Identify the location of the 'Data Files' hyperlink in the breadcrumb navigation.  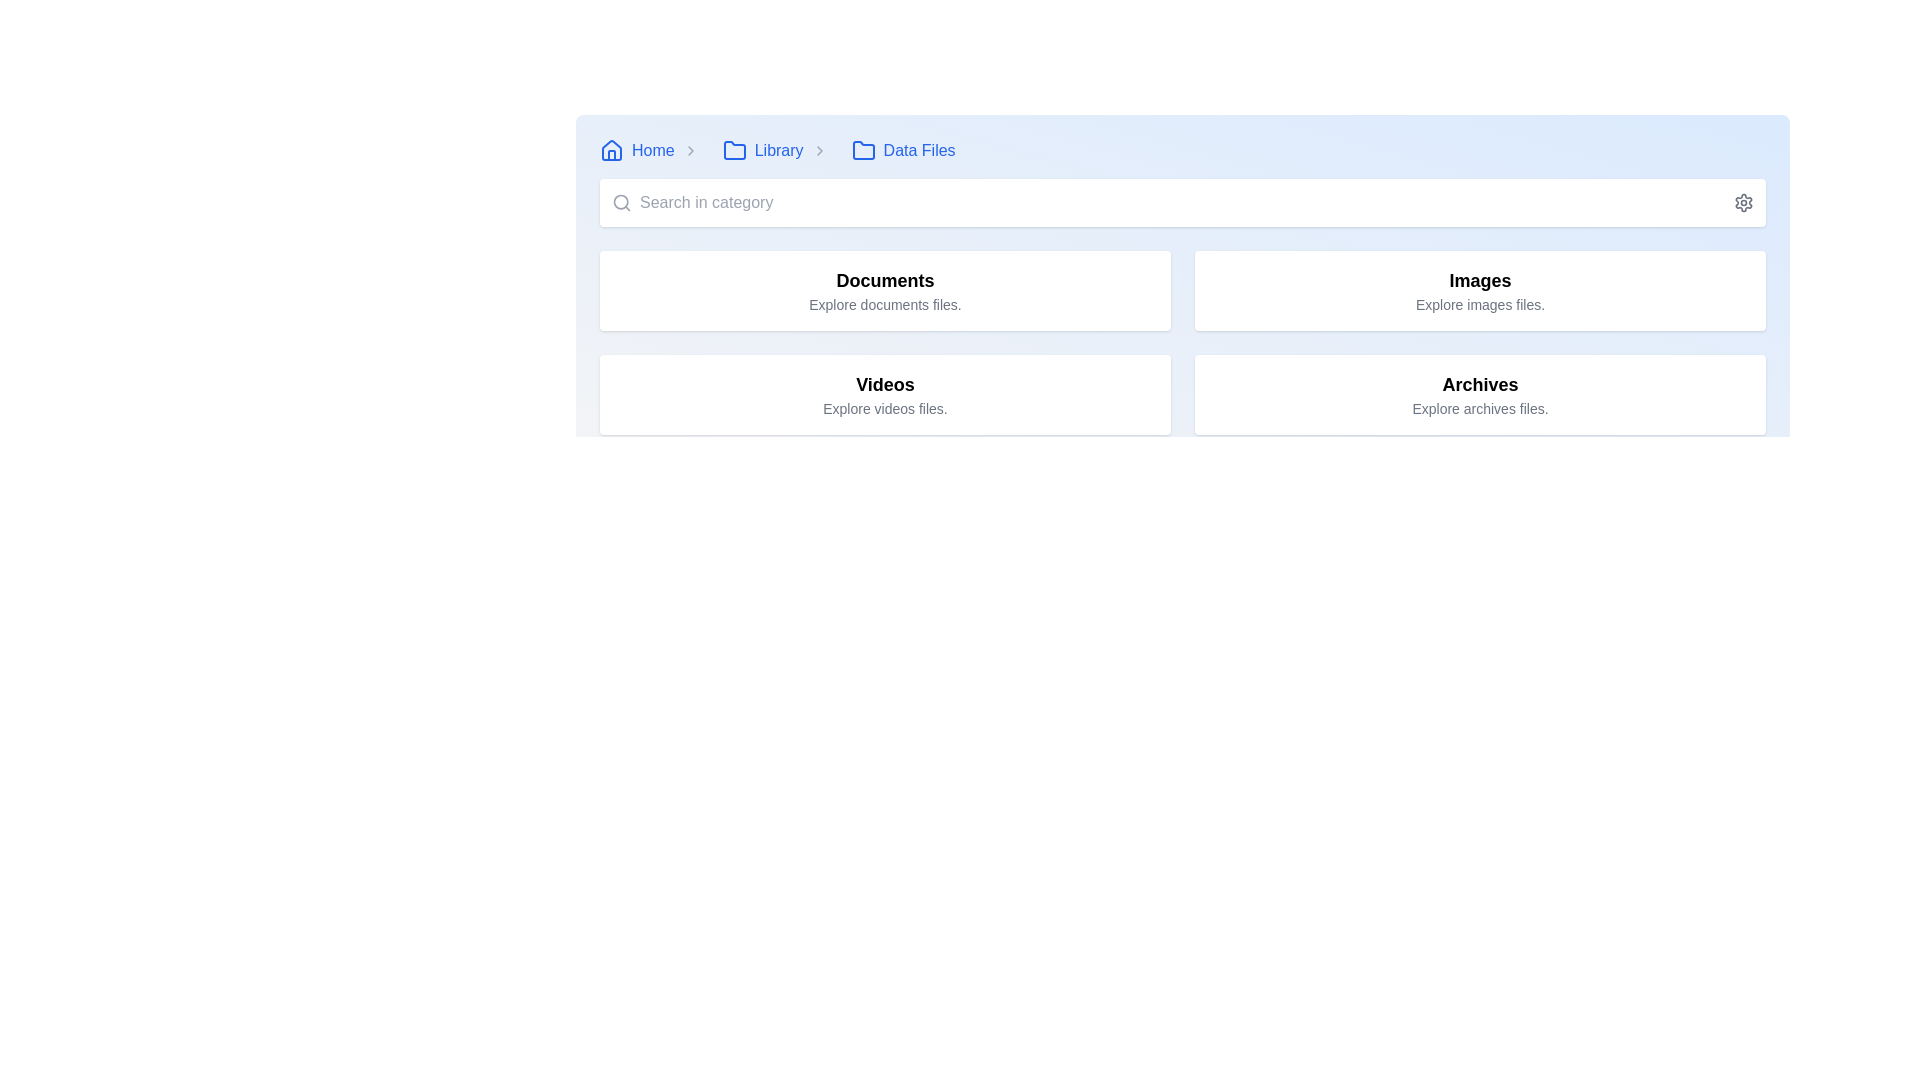
(902, 149).